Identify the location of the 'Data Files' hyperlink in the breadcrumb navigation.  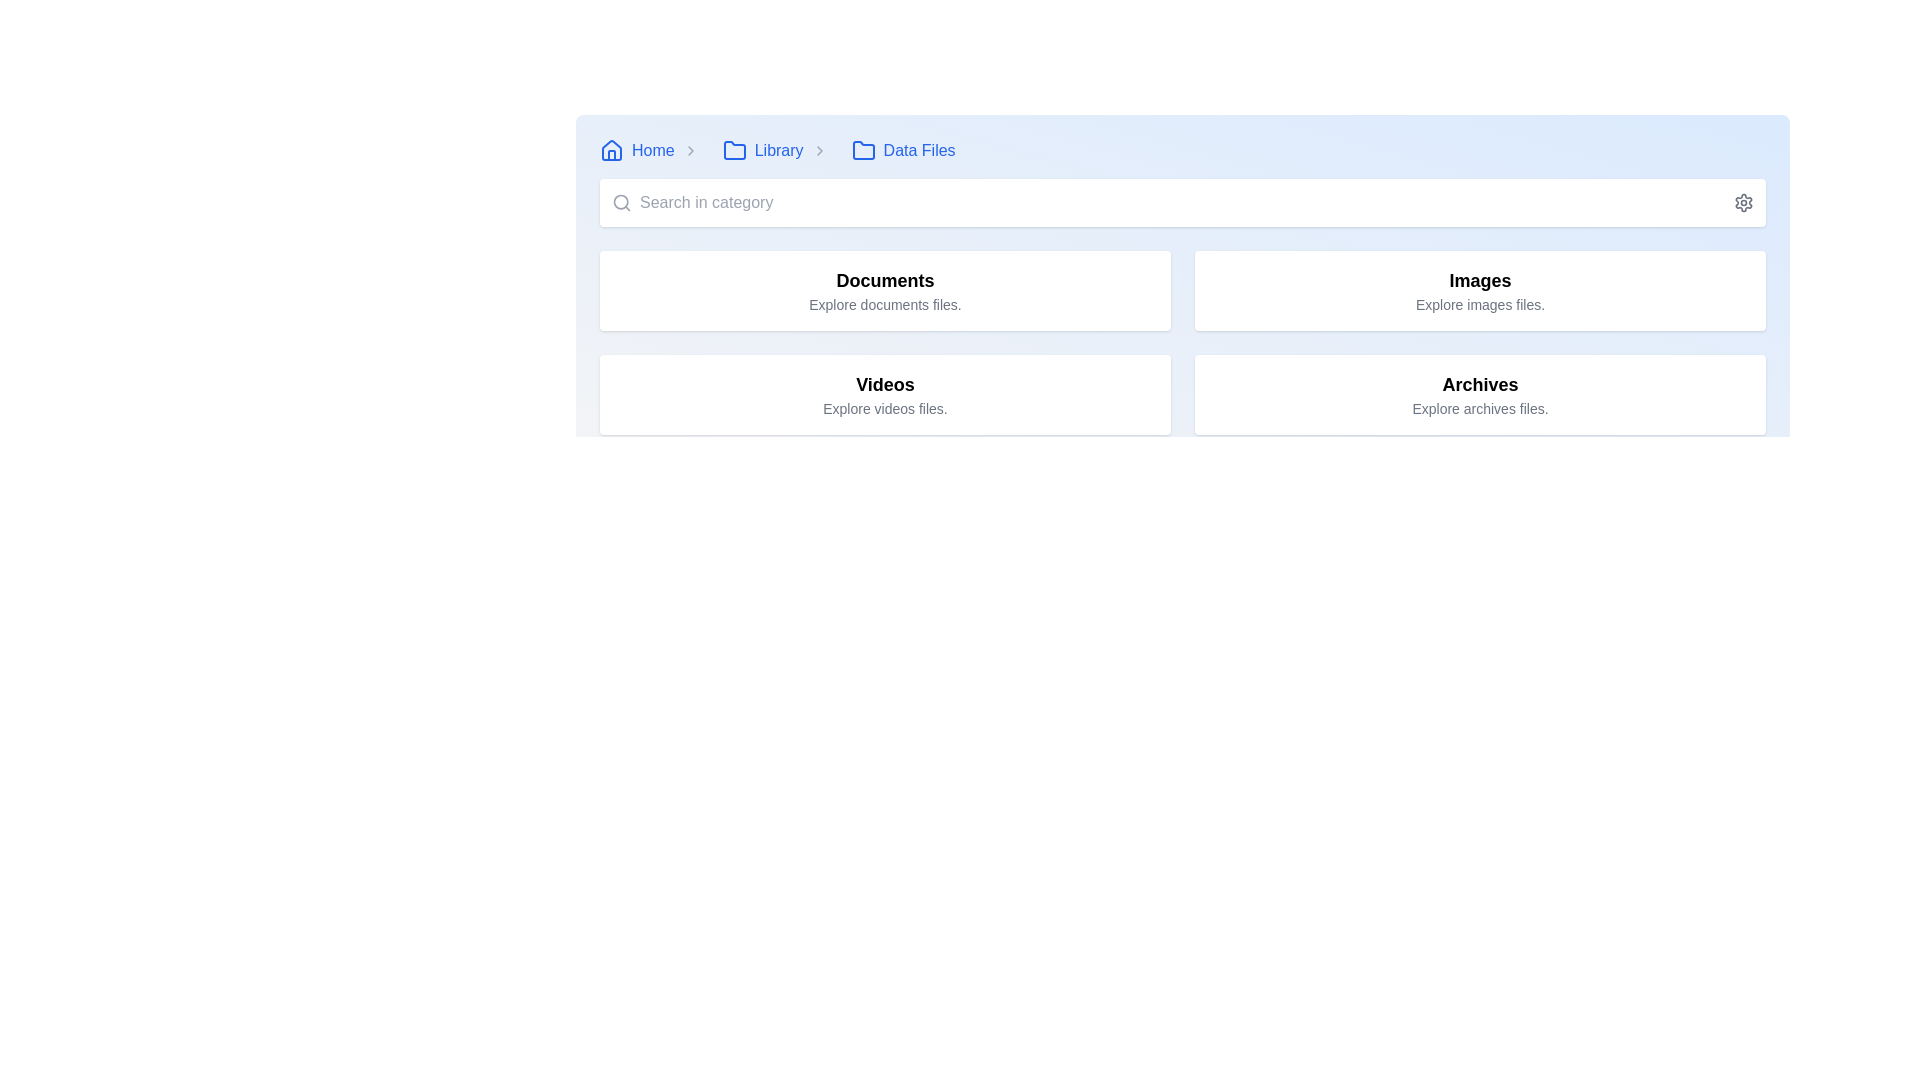
(902, 149).